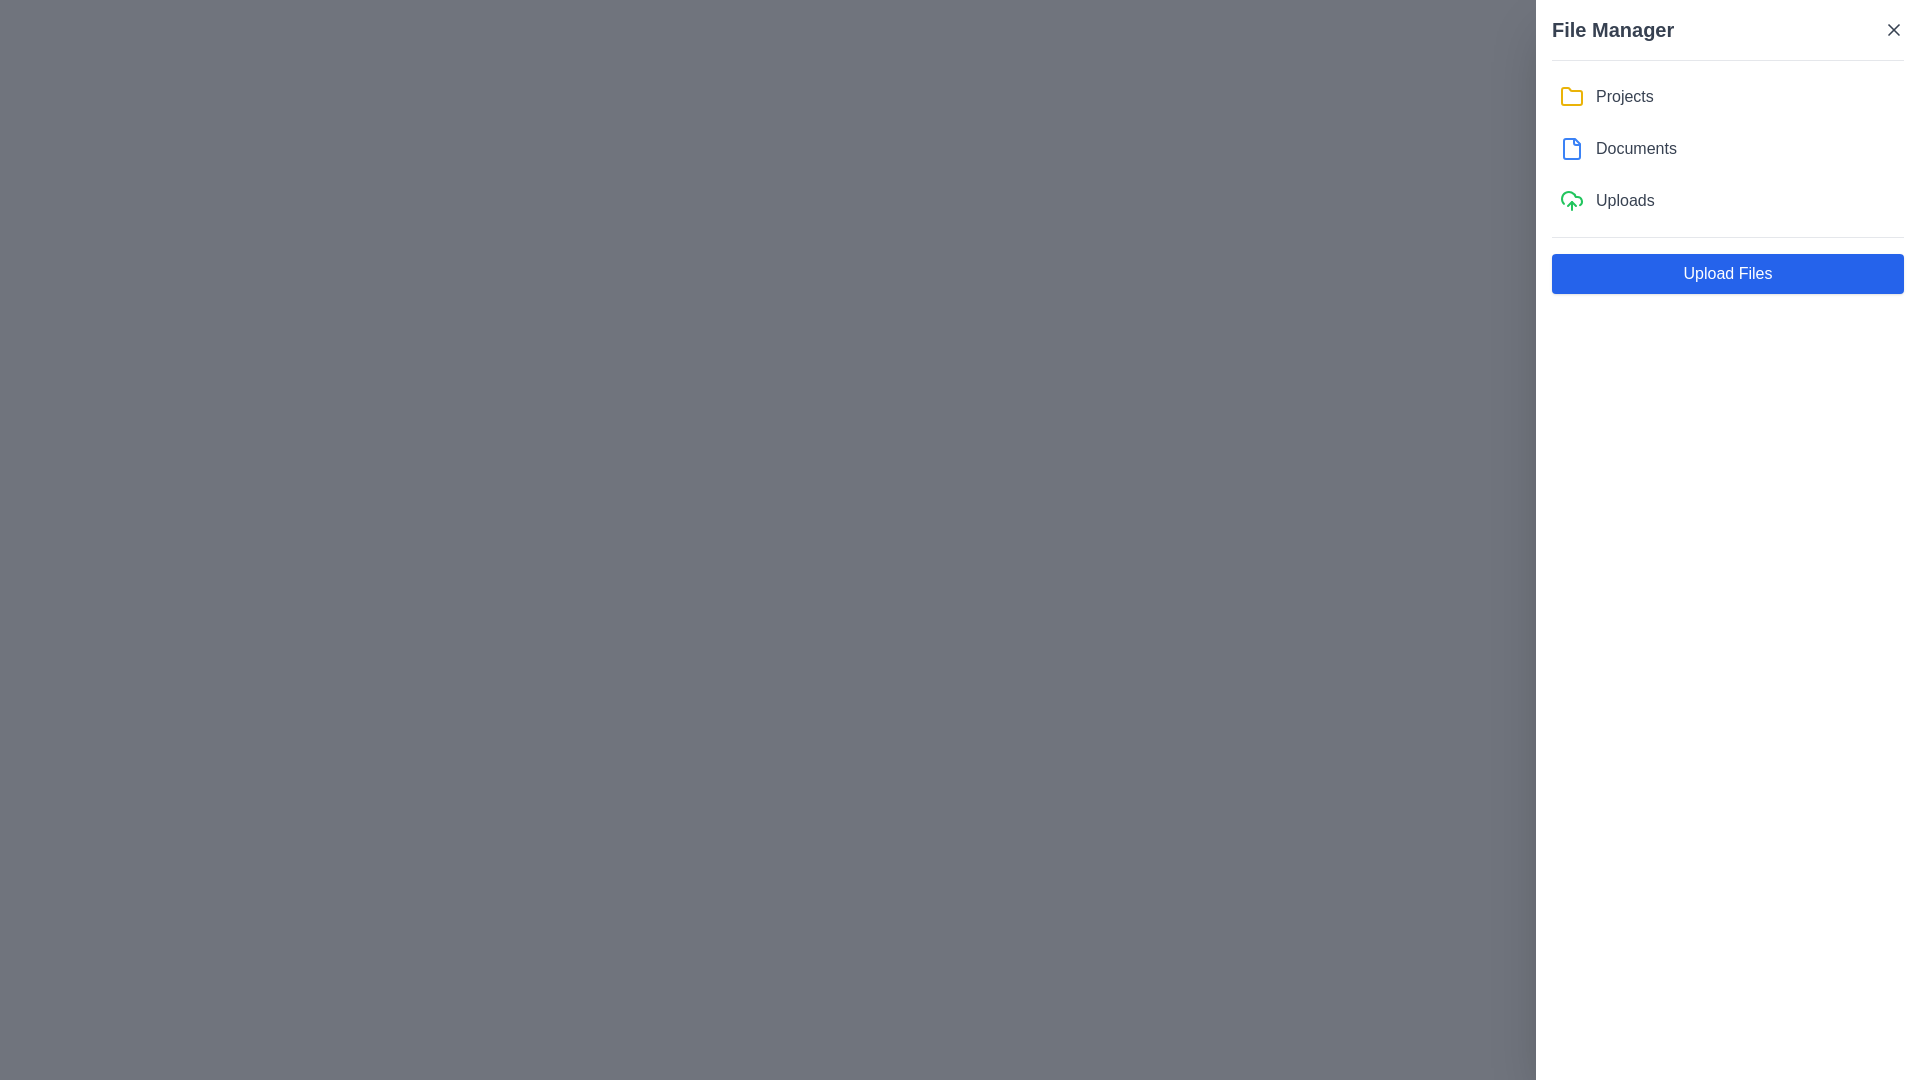 The height and width of the screenshot is (1080, 1920). What do you see at coordinates (1570, 96) in the screenshot?
I see `the yellow folder icon in the sidebar navigation` at bounding box center [1570, 96].